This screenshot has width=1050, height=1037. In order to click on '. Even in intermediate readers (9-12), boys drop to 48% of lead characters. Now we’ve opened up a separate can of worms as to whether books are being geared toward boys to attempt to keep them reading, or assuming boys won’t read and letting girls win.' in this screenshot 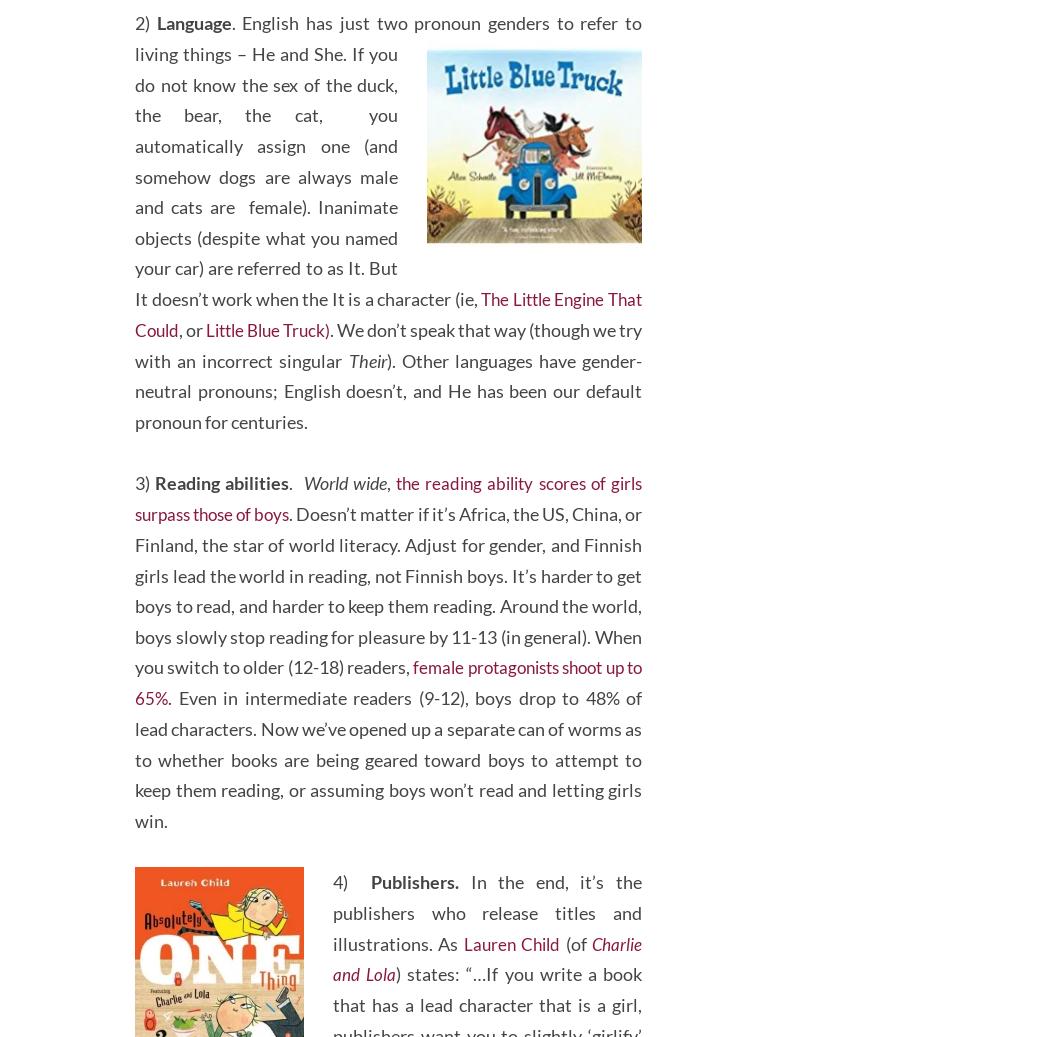, I will do `click(134, 814)`.